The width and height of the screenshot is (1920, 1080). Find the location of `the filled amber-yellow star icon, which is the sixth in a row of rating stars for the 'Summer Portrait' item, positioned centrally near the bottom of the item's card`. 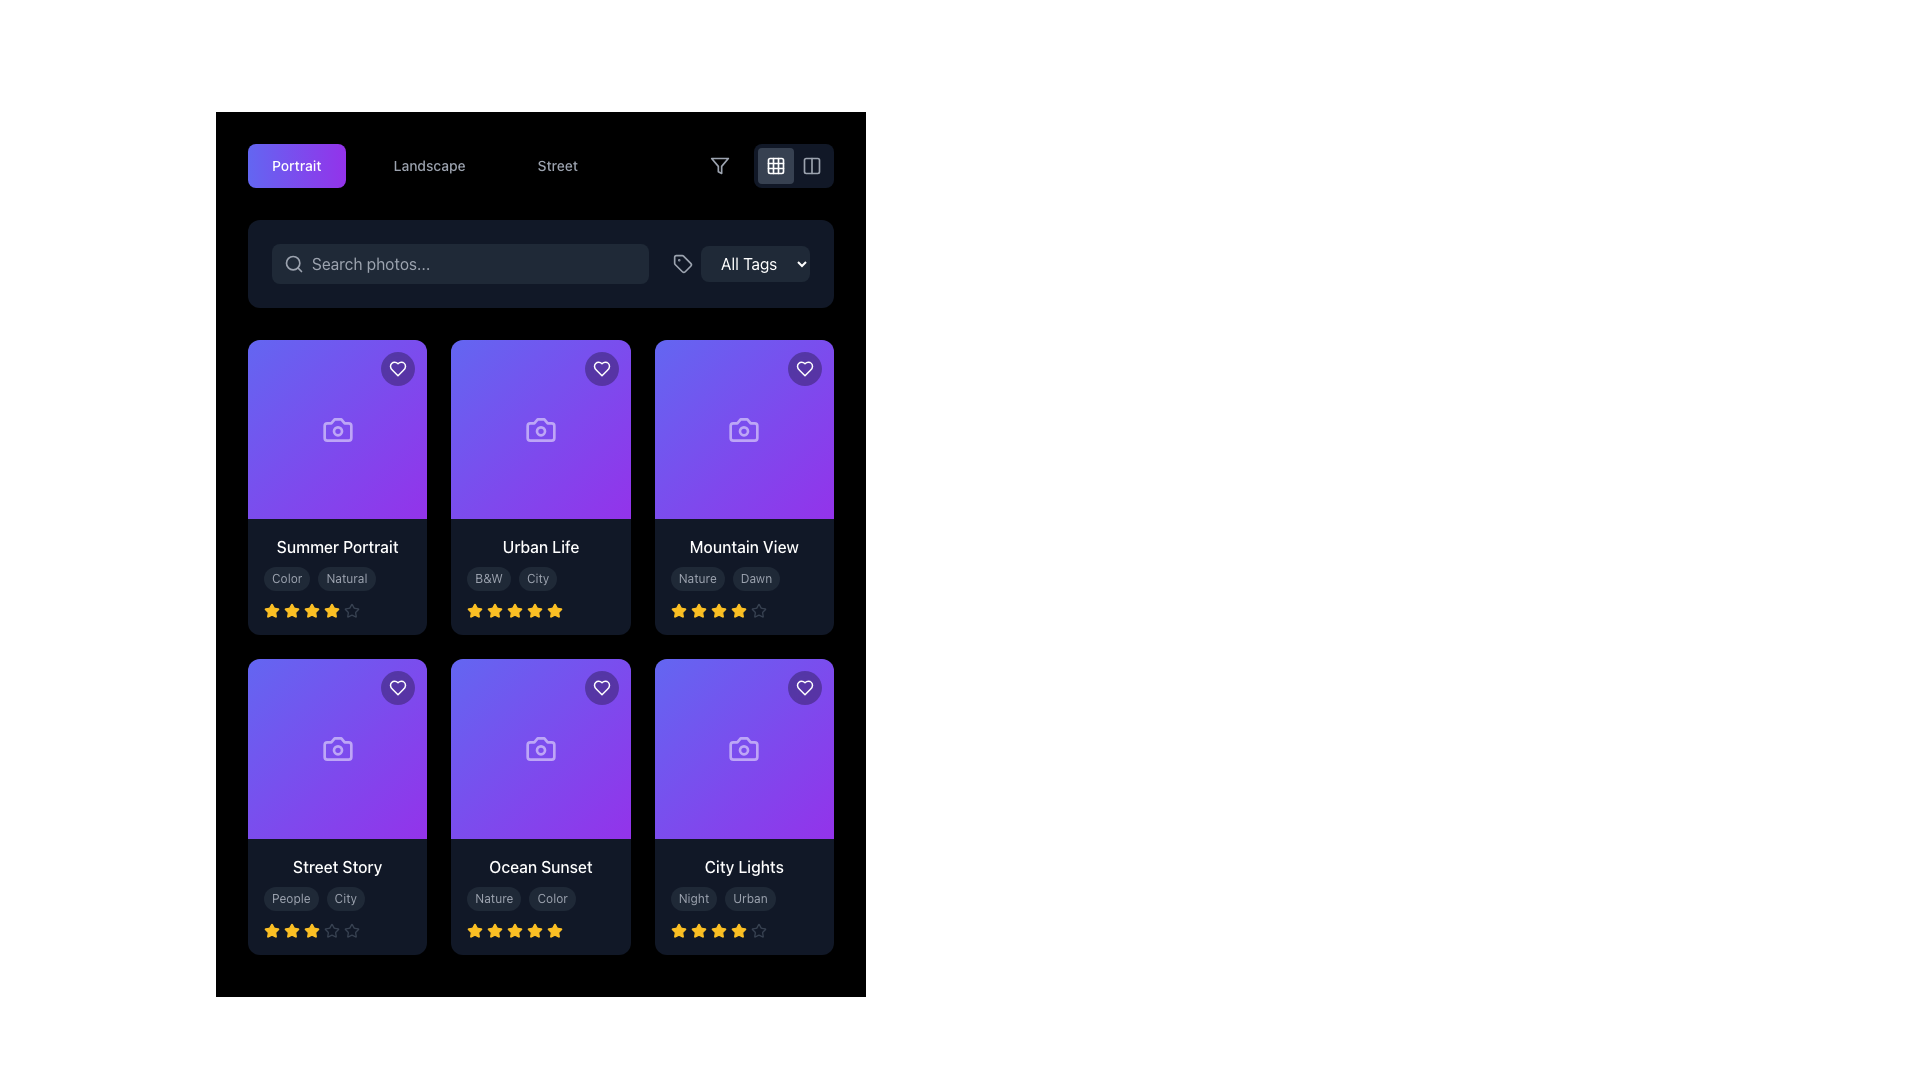

the filled amber-yellow star icon, which is the sixth in a row of rating stars for the 'Summer Portrait' item, positioned centrally near the bottom of the item's card is located at coordinates (331, 609).